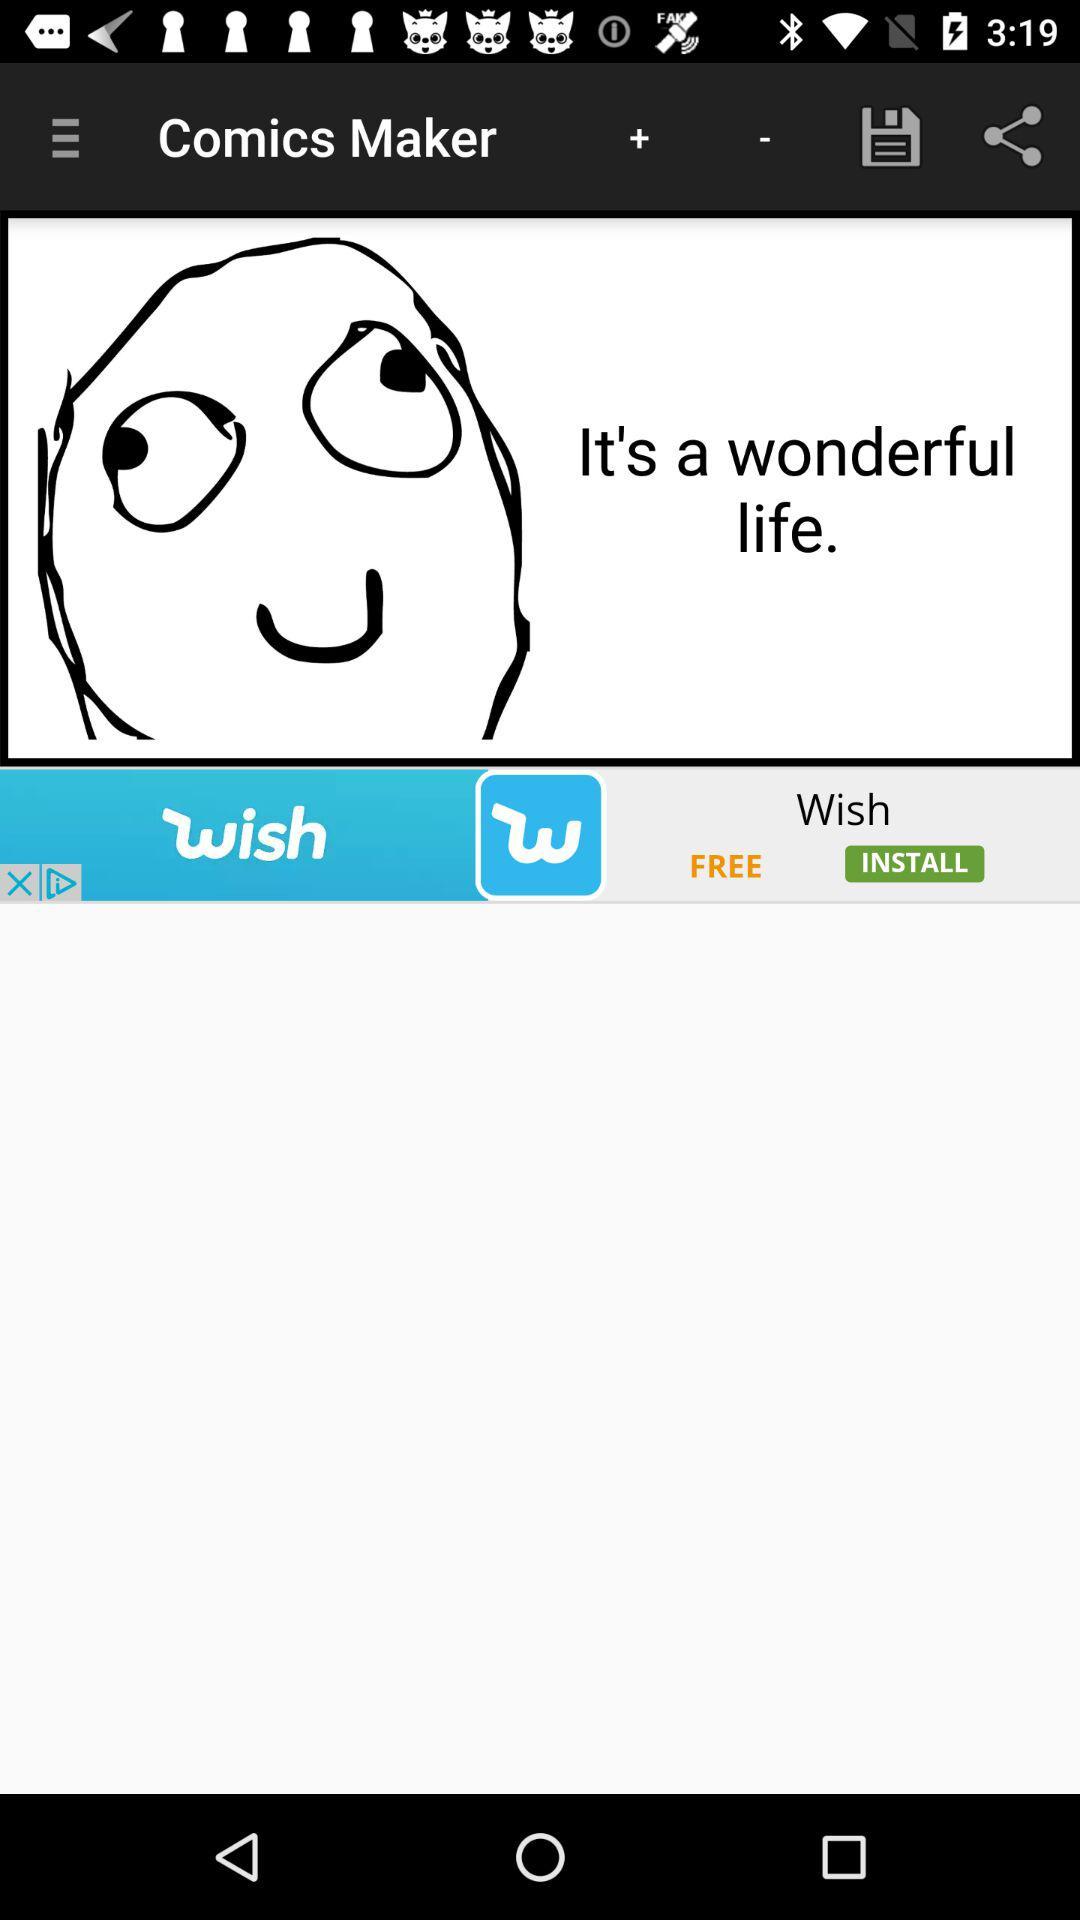  What do you see at coordinates (540, 835) in the screenshot?
I see `visit sponsored advertisement` at bounding box center [540, 835].